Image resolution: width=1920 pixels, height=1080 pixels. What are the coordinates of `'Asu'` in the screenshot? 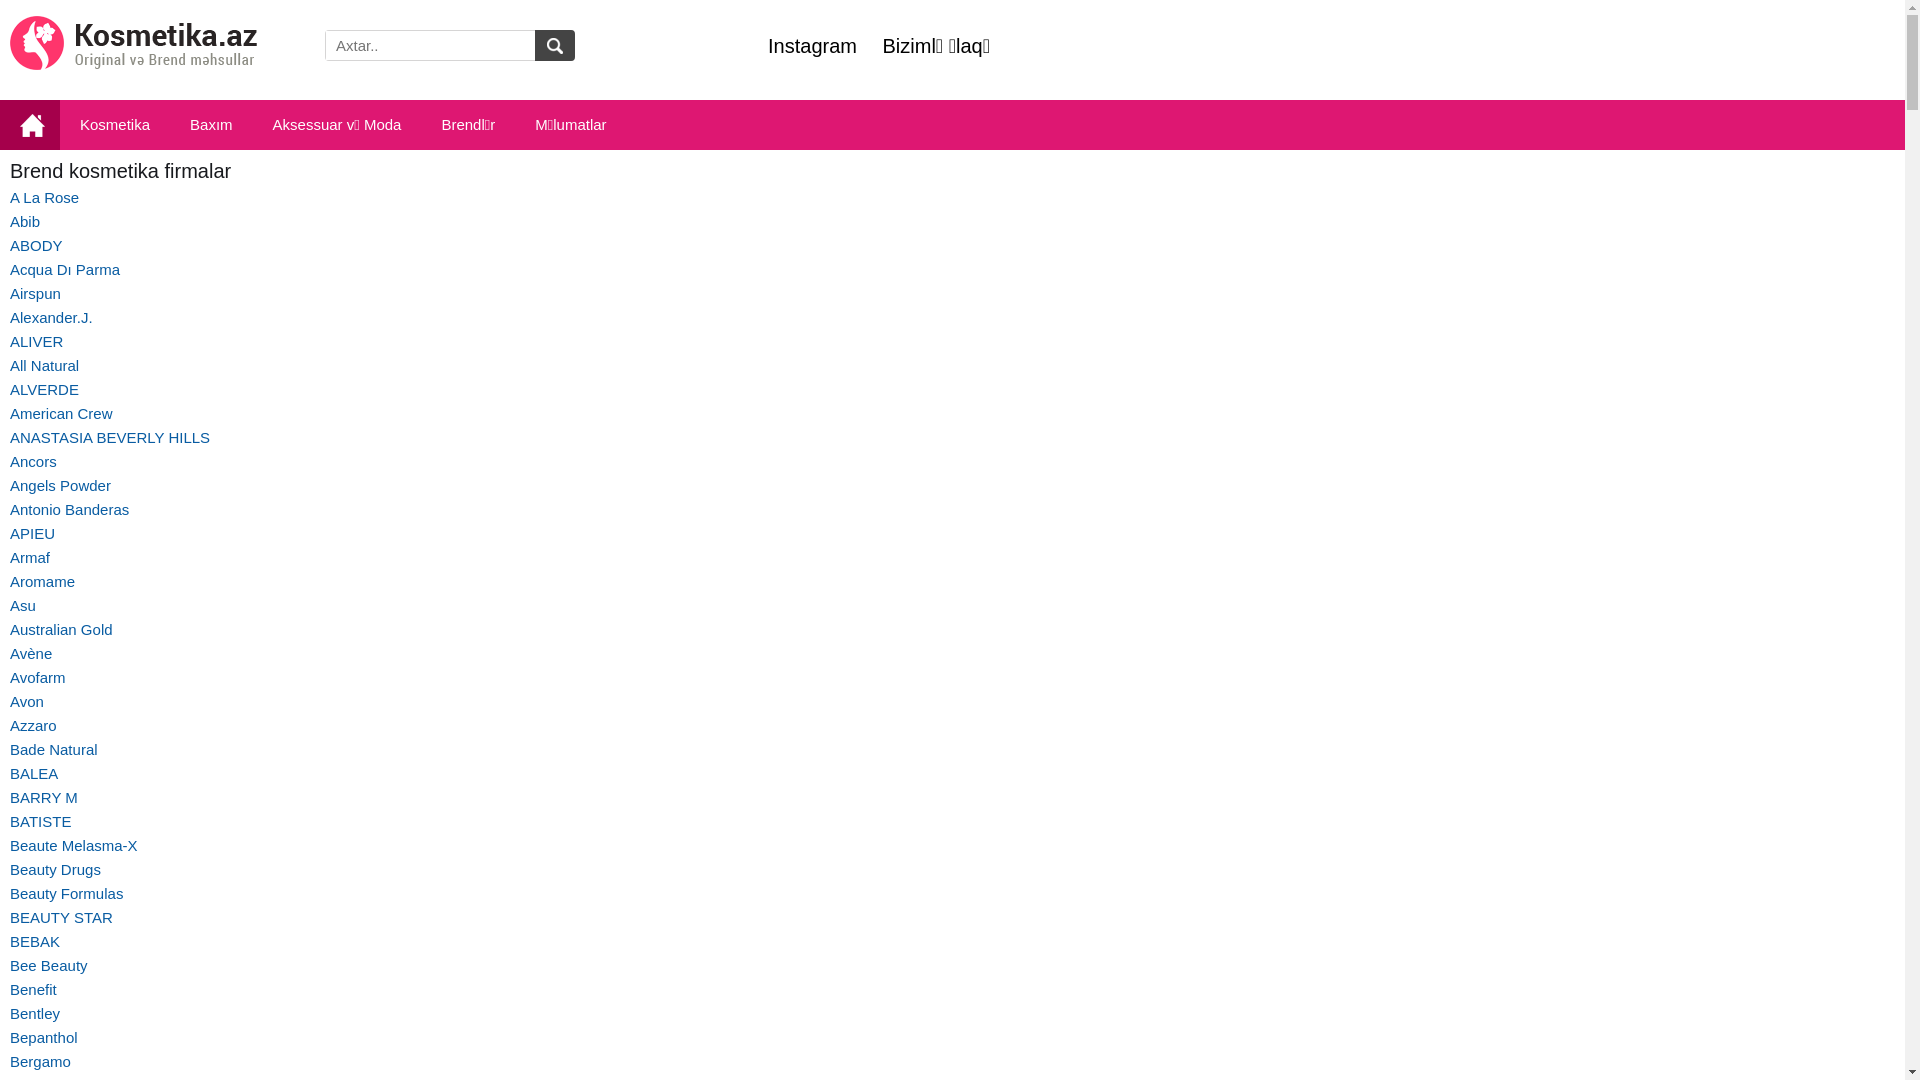 It's located at (23, 604).